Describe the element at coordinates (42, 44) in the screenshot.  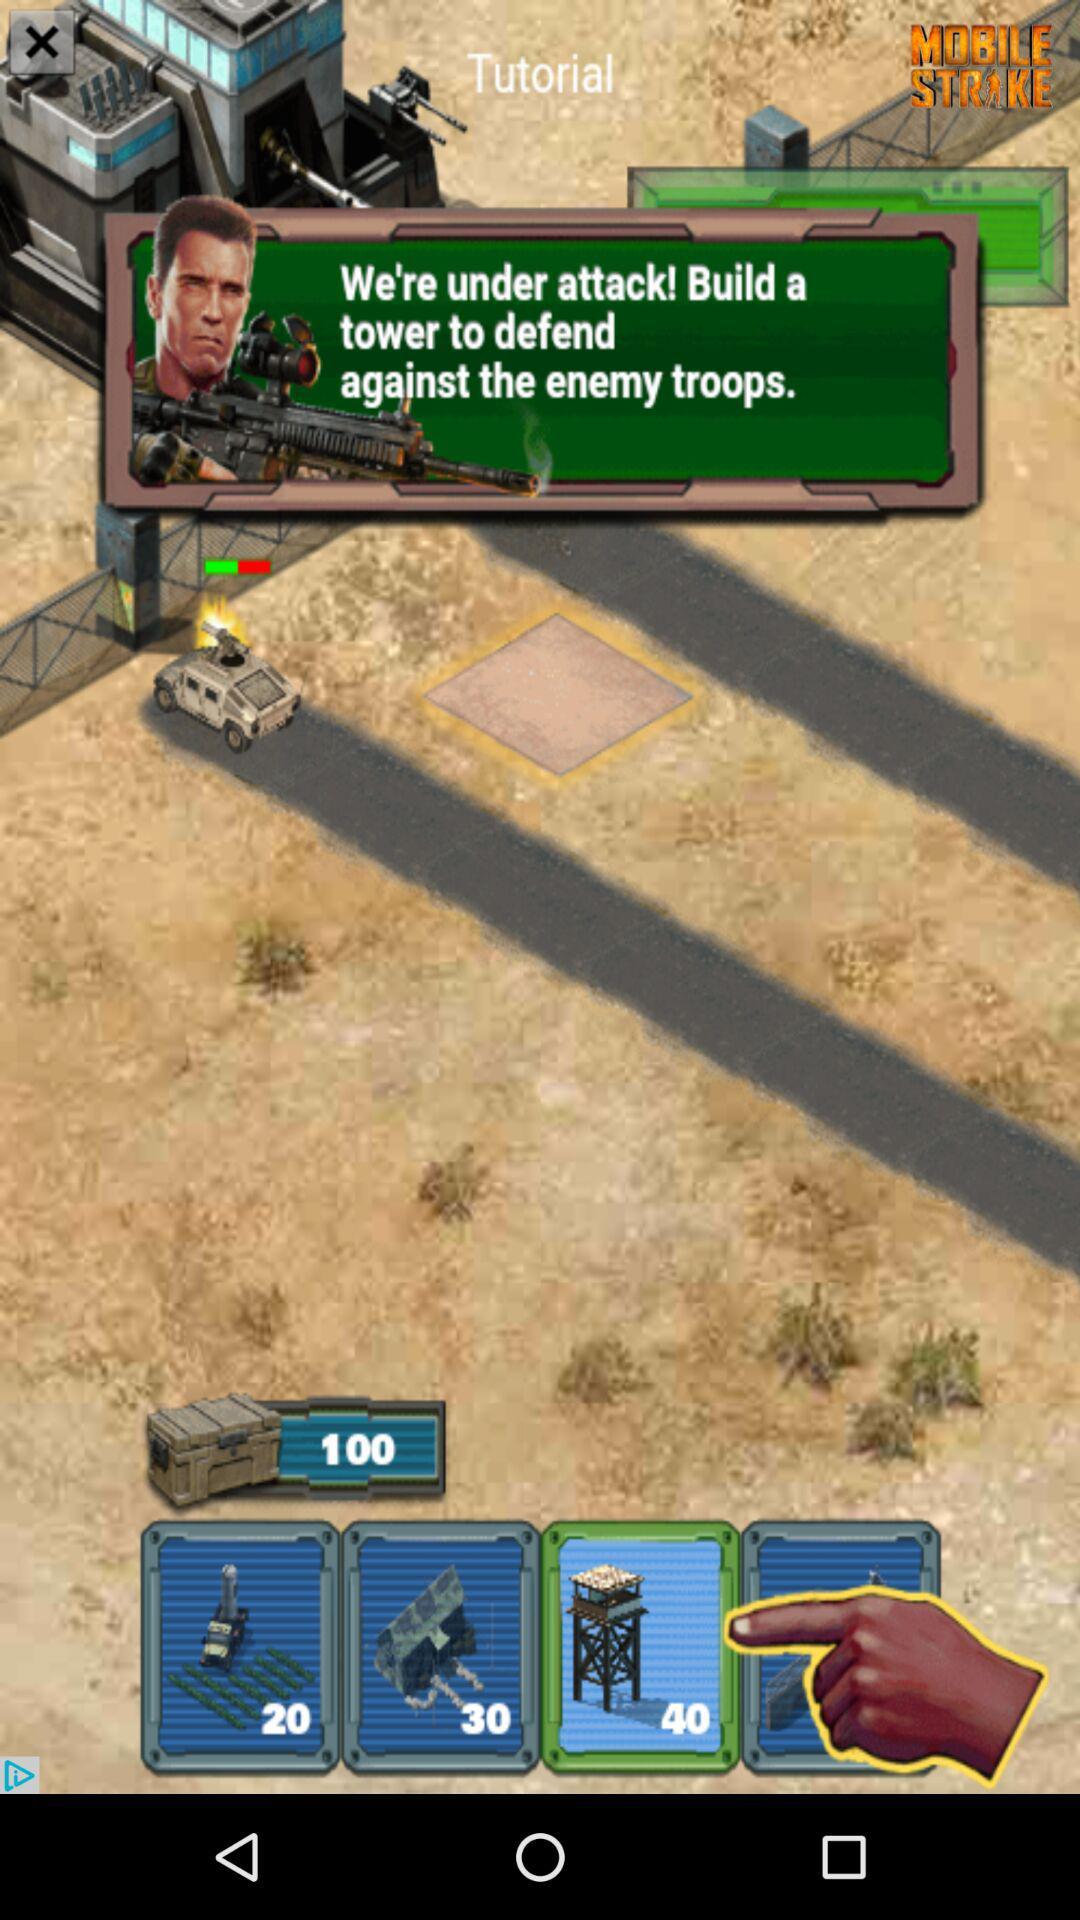
I see `the close icon` at that location.